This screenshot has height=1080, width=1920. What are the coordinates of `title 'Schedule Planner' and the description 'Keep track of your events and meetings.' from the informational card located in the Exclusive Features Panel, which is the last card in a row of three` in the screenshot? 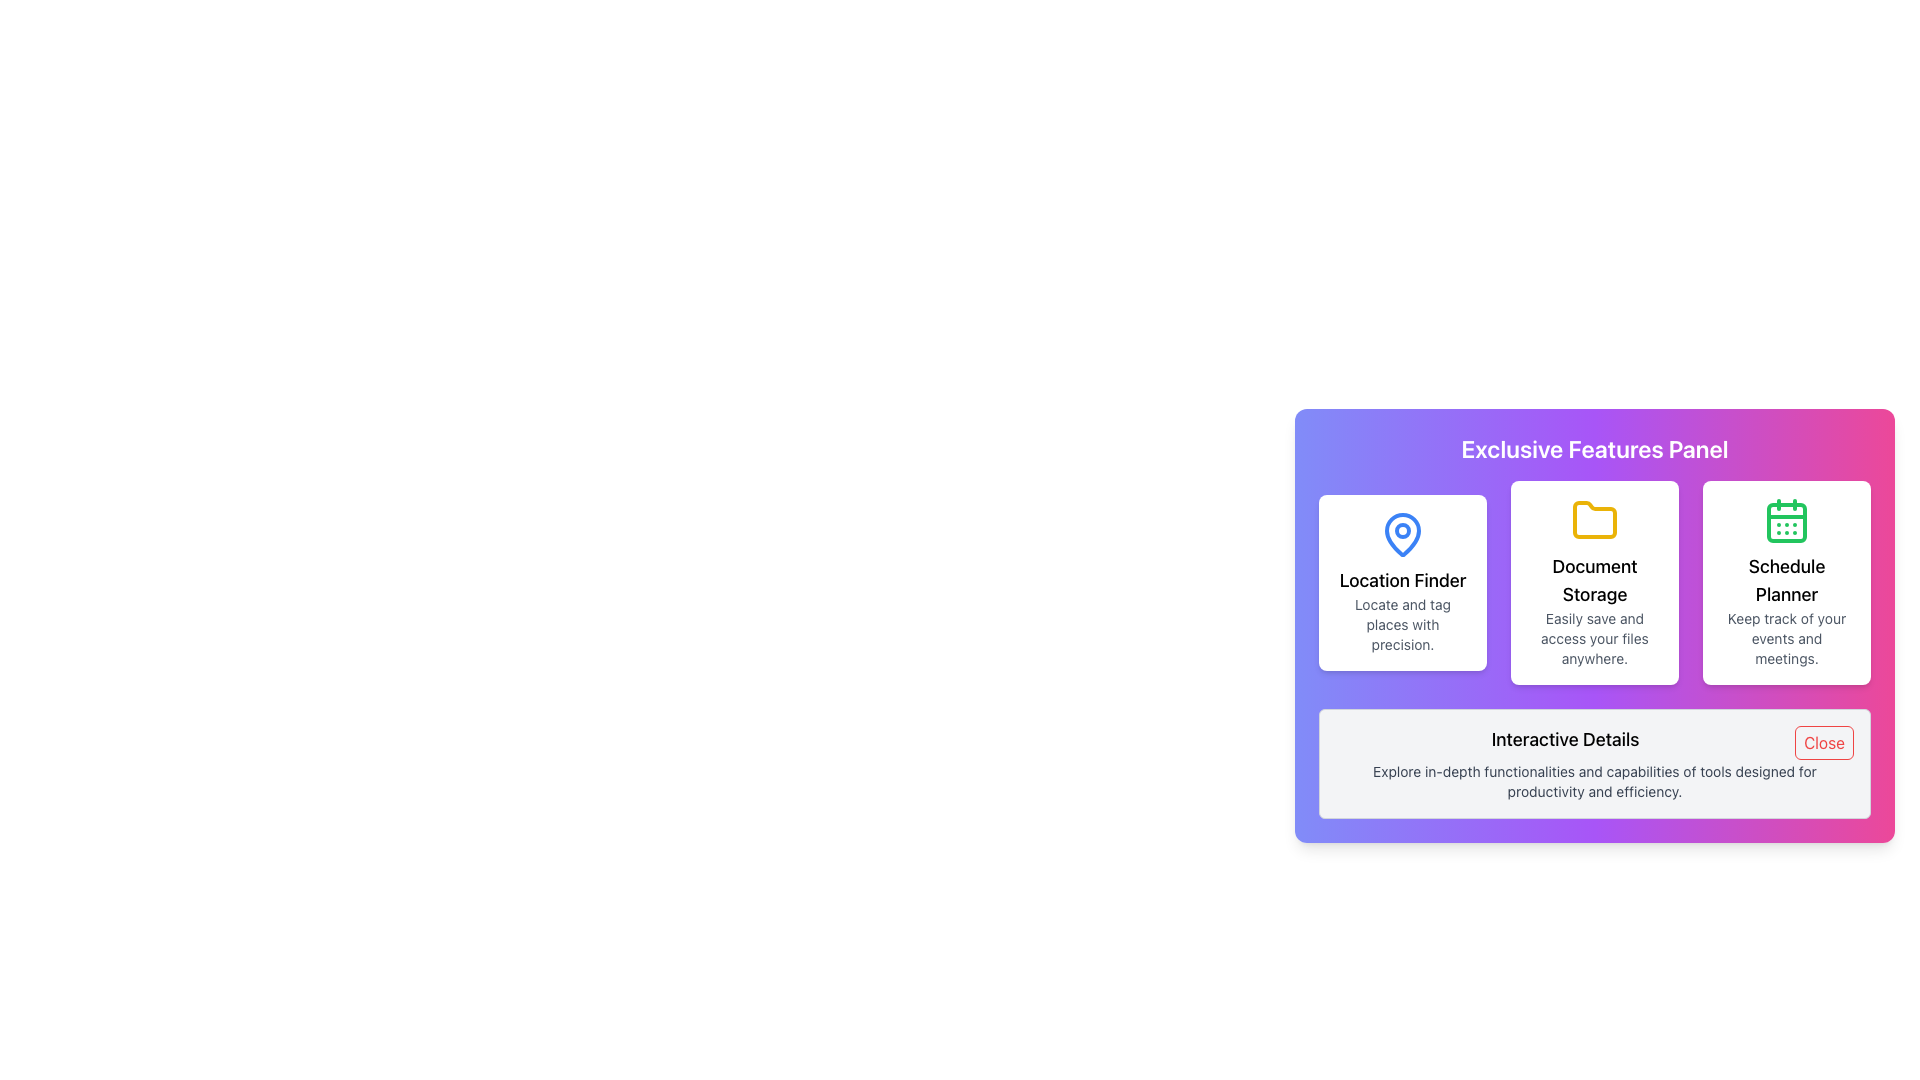 It's located at (1786, 582).